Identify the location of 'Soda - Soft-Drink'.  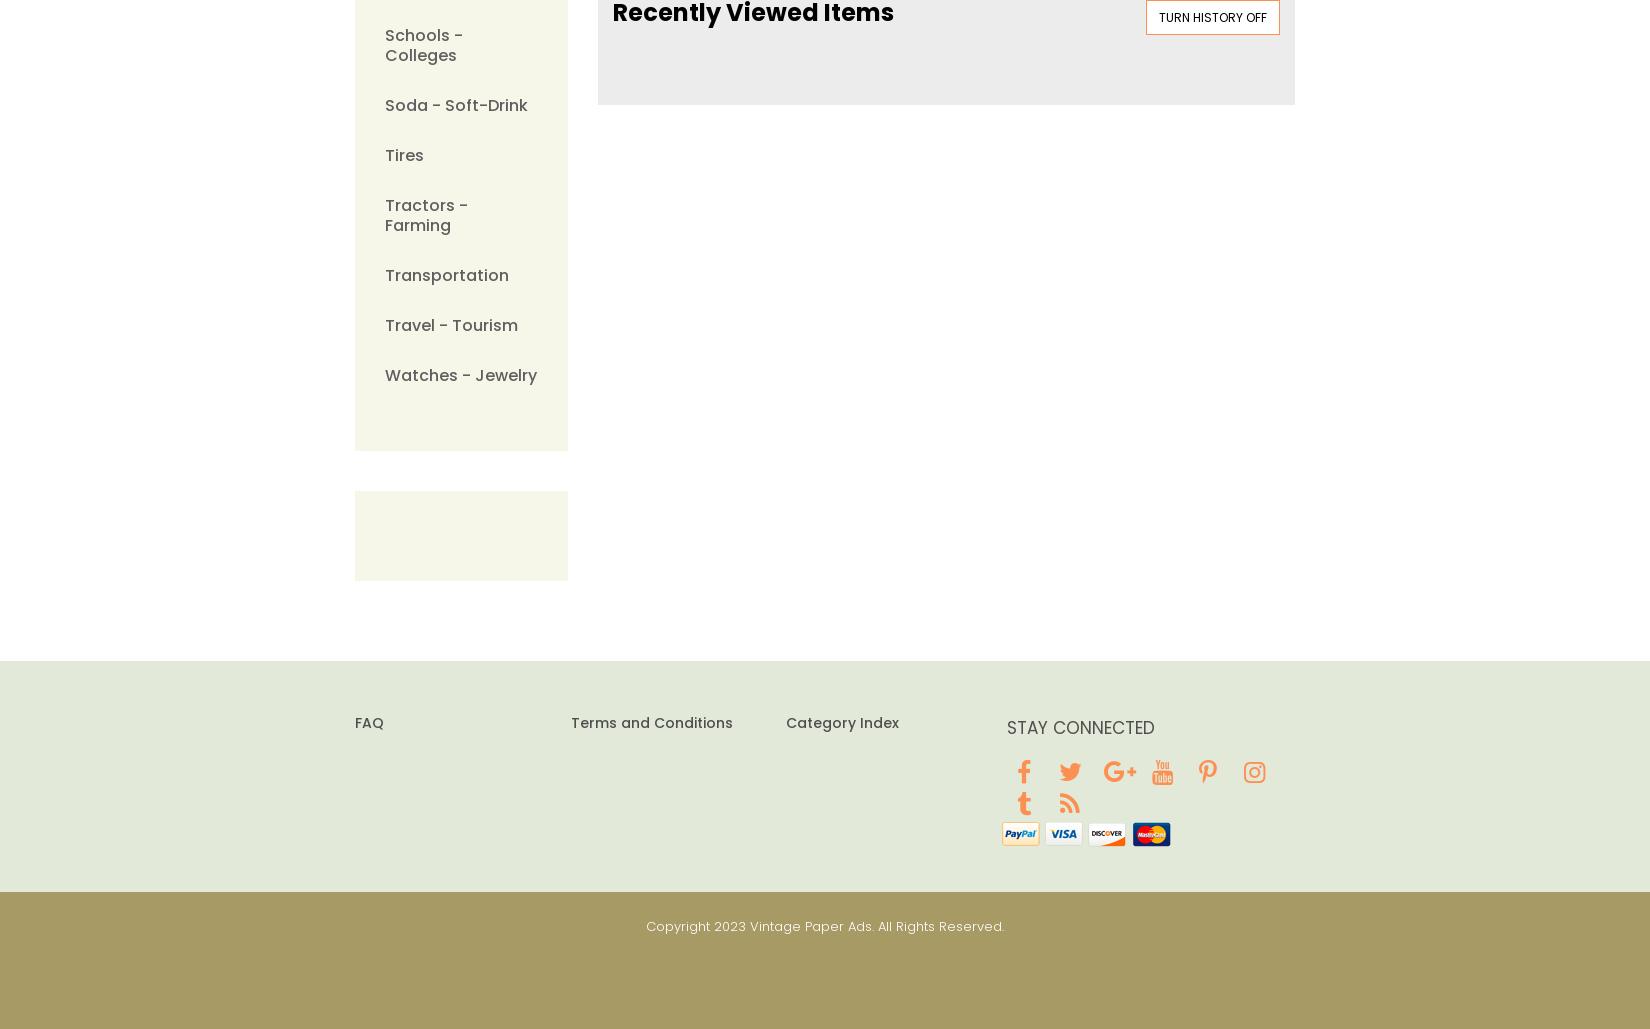
(455, 104).